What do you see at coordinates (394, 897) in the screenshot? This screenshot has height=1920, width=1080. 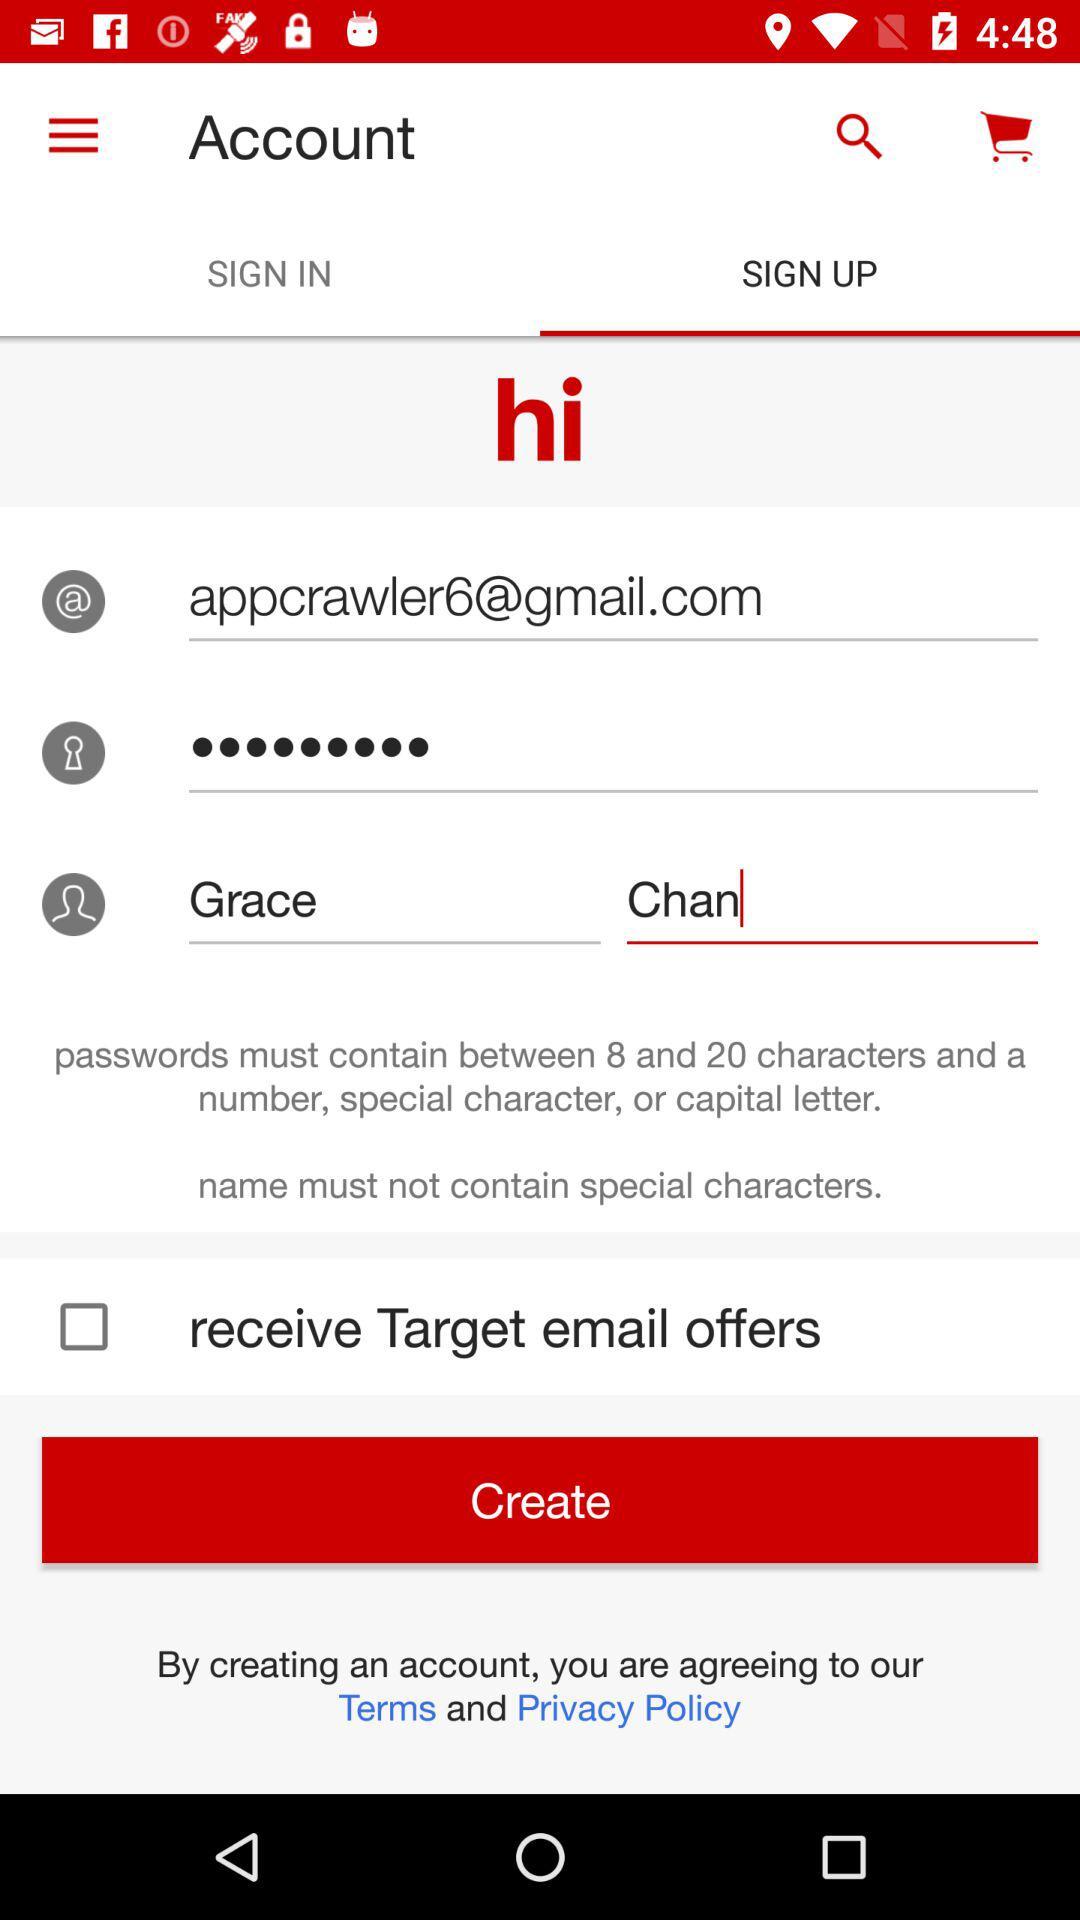 I see `the grace item` at bounding box center [394, 897].